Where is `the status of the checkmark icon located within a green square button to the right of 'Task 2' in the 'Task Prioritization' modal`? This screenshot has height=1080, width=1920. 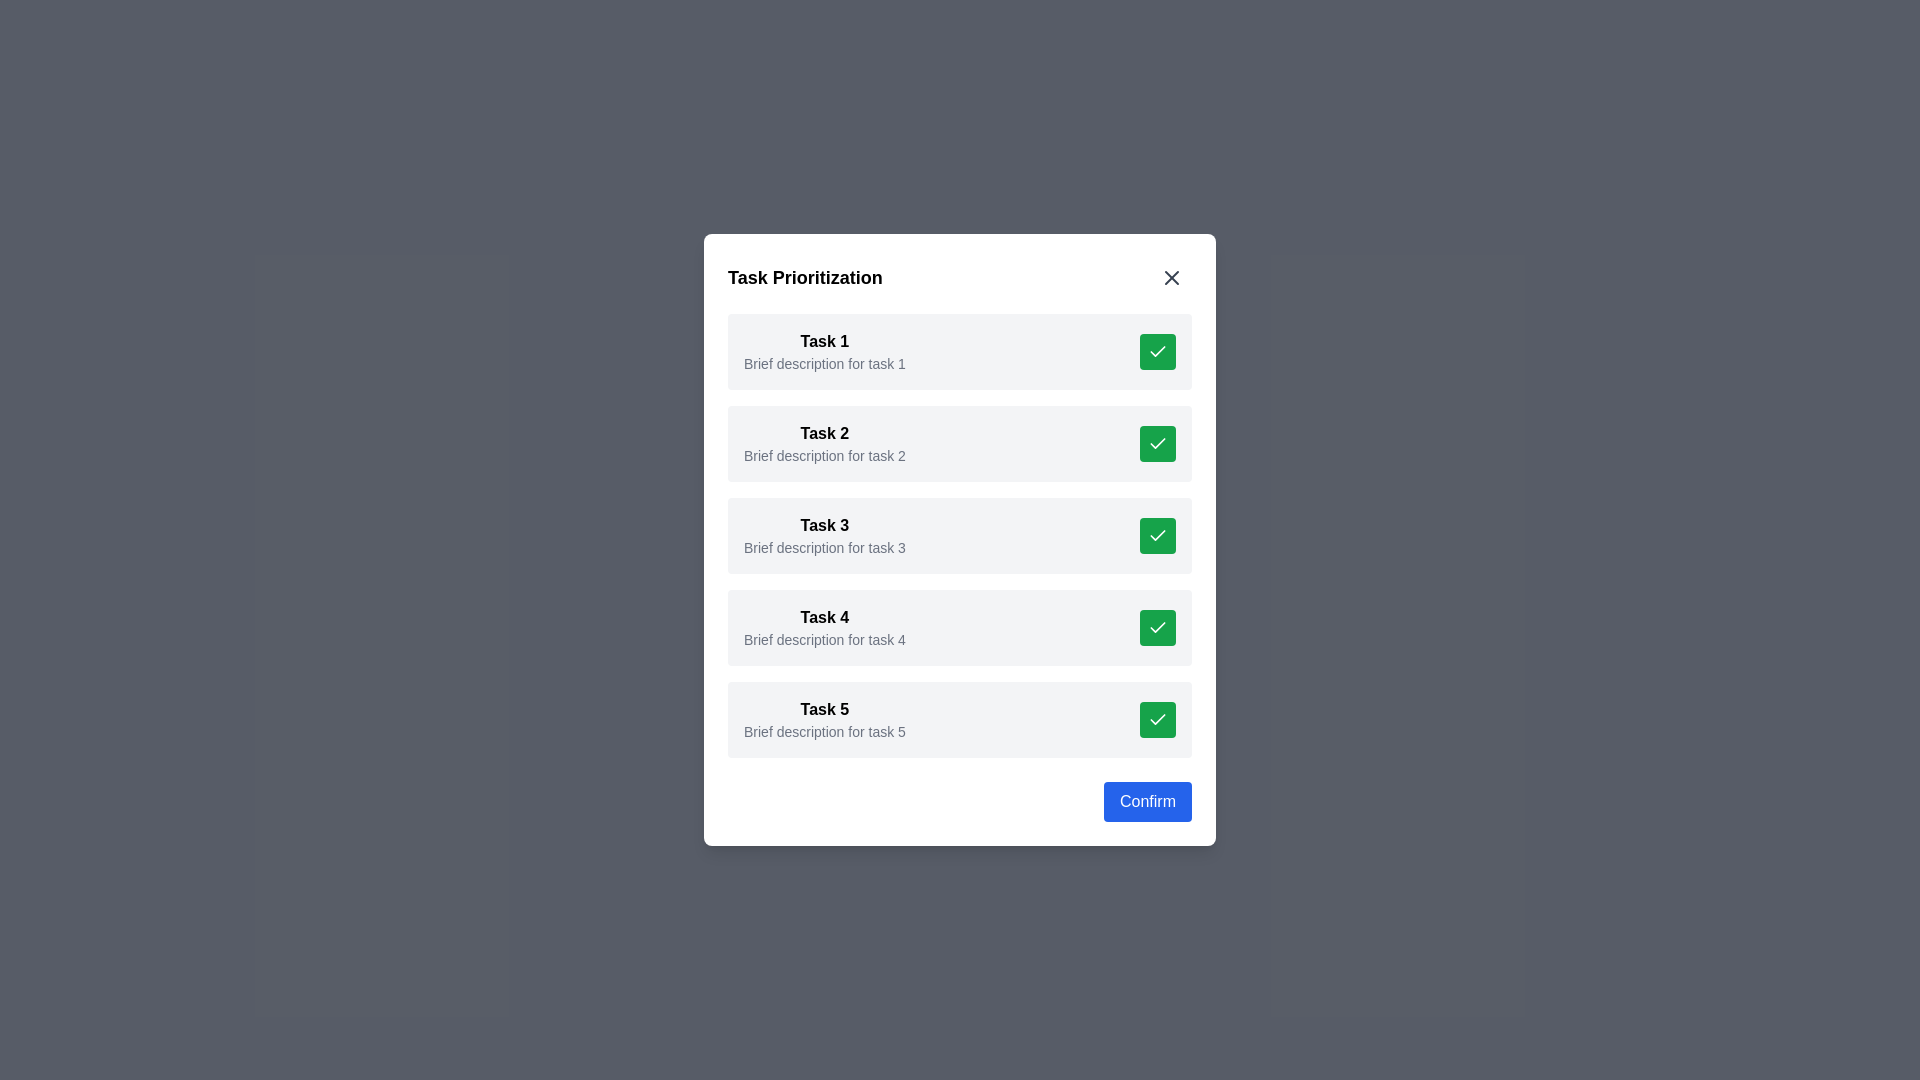
the status of the checkmark icon located within a green square button to the right of 'Task 2' in the 'Task Prioritization' modal is located at coordinates (1157, 442).